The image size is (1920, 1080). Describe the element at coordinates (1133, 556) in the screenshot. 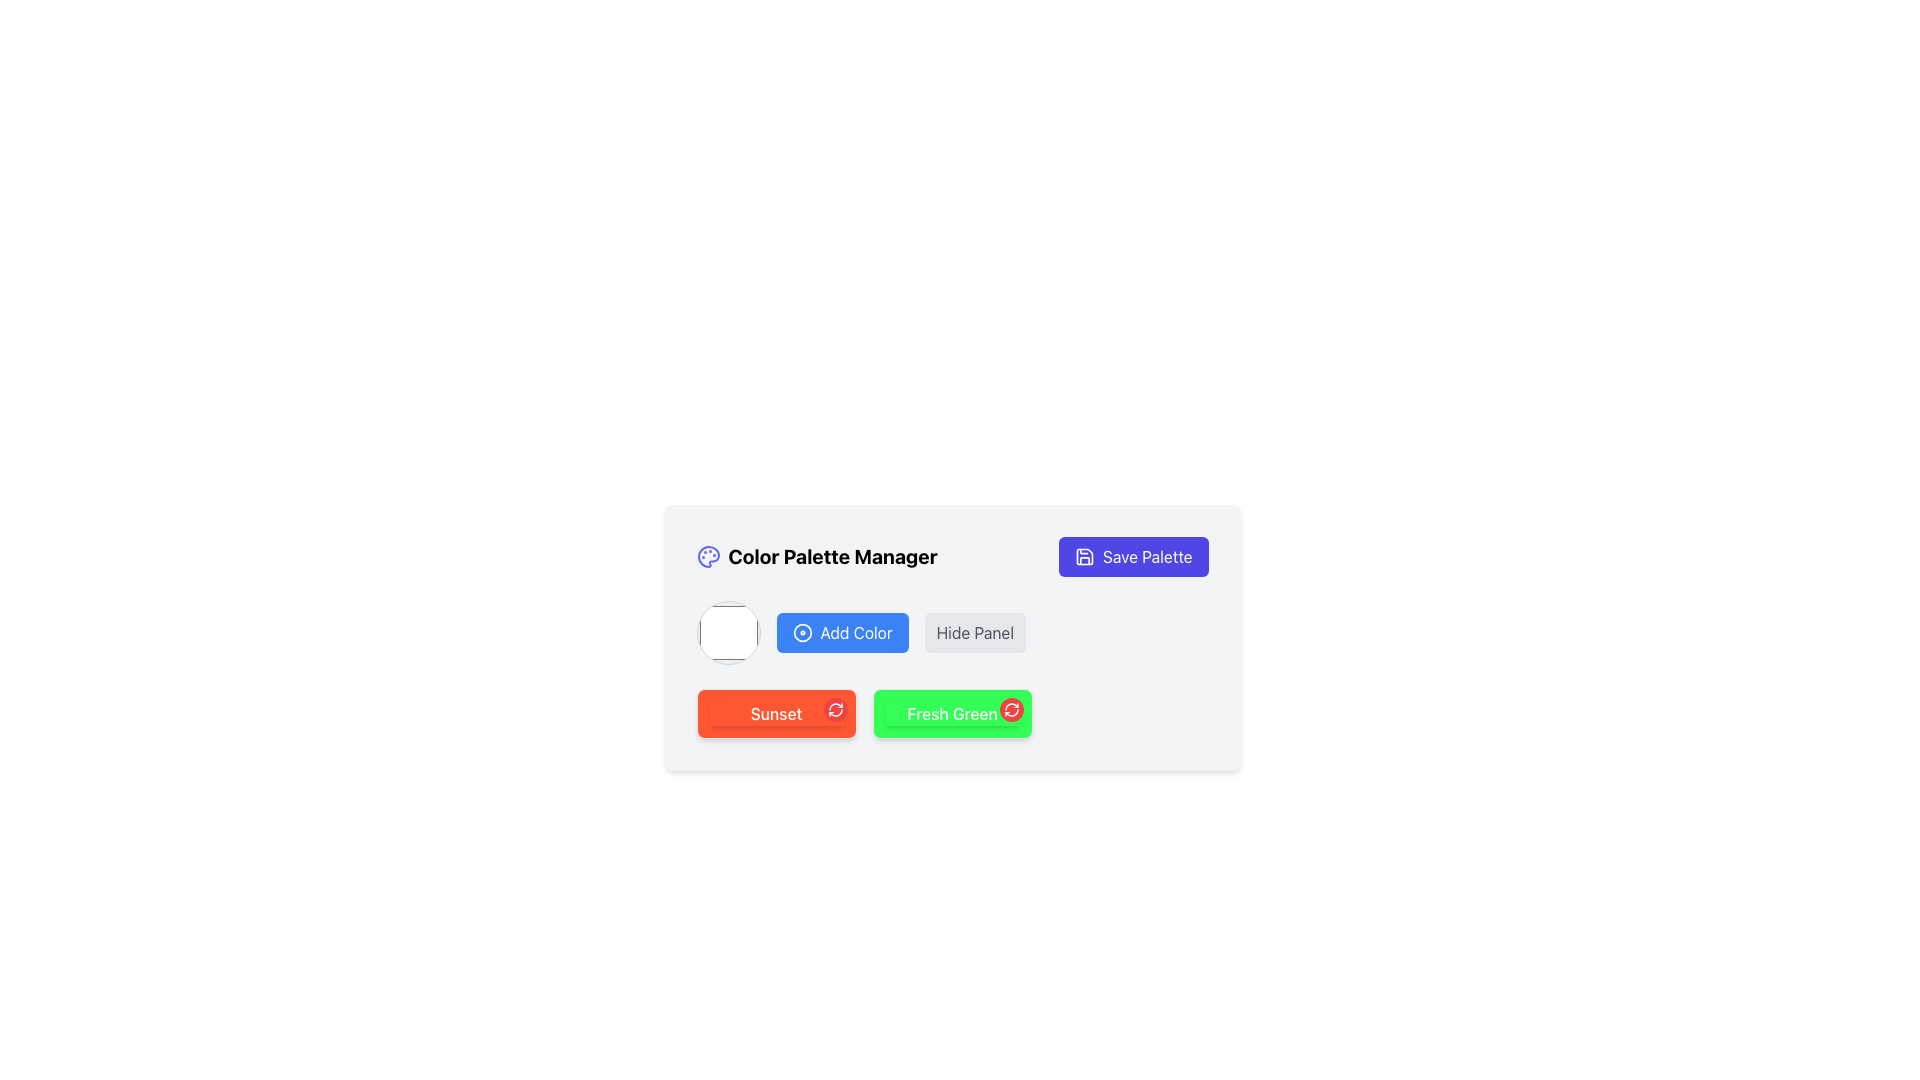

I see `the 'Save Palette' button with a strong indigo background and white text located at the top-right corner of the 'Color Palette Manager' dialogue box to activate its hover effect` at that location.